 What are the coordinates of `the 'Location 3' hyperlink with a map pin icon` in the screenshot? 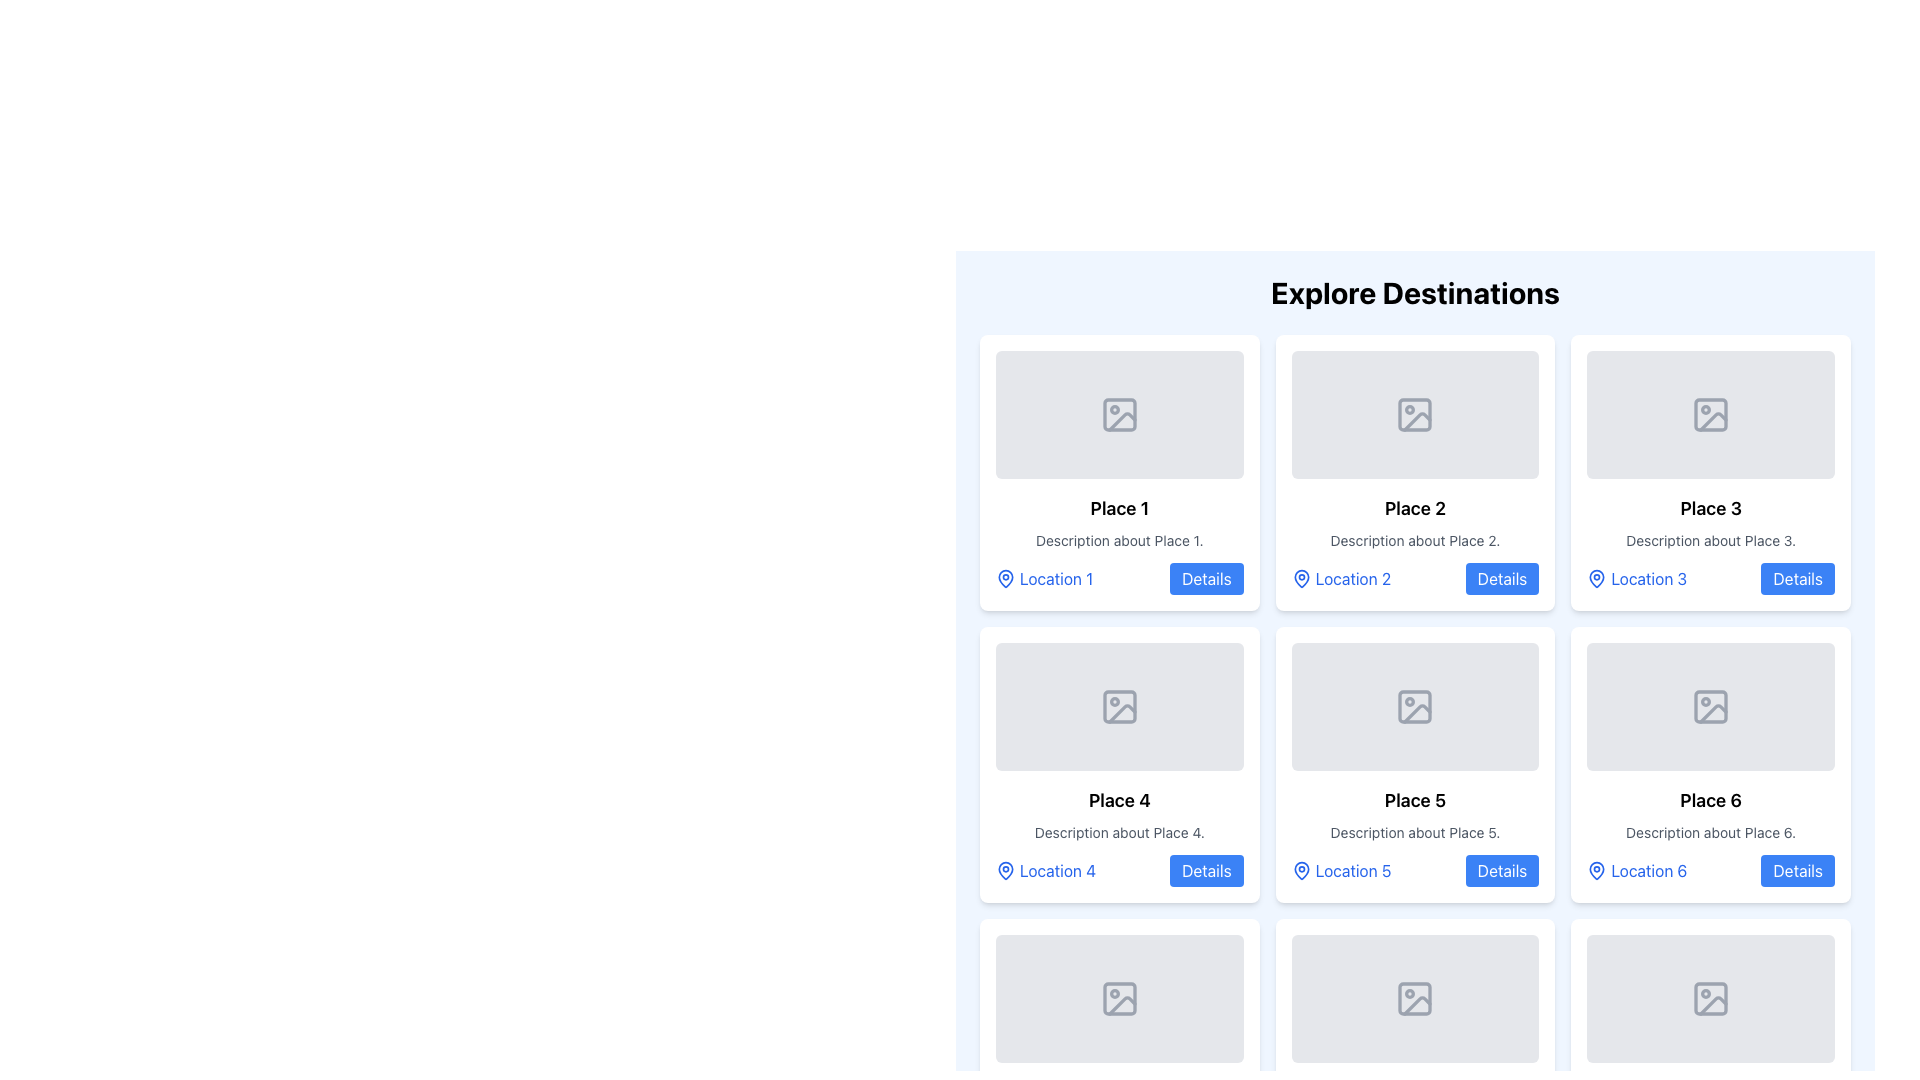 It's located at (1637, 578).